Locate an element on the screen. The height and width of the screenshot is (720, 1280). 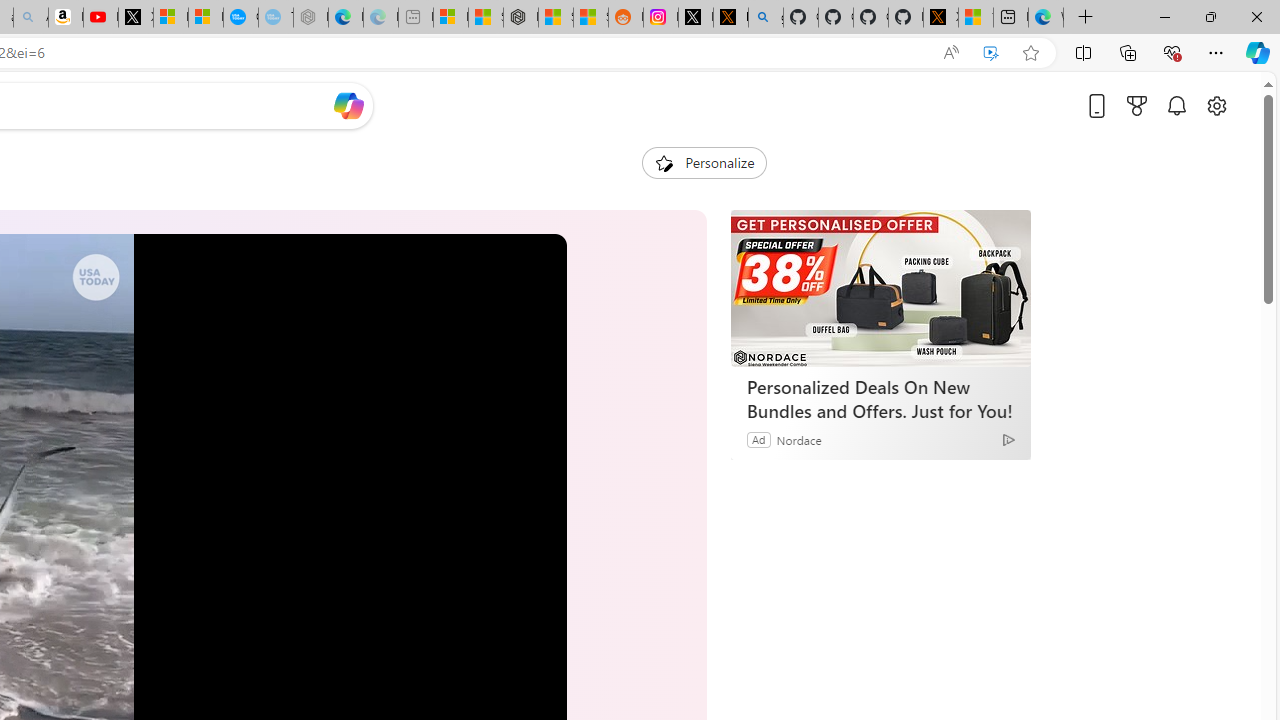
'Notifications' is located at coordinates (1176, 105).